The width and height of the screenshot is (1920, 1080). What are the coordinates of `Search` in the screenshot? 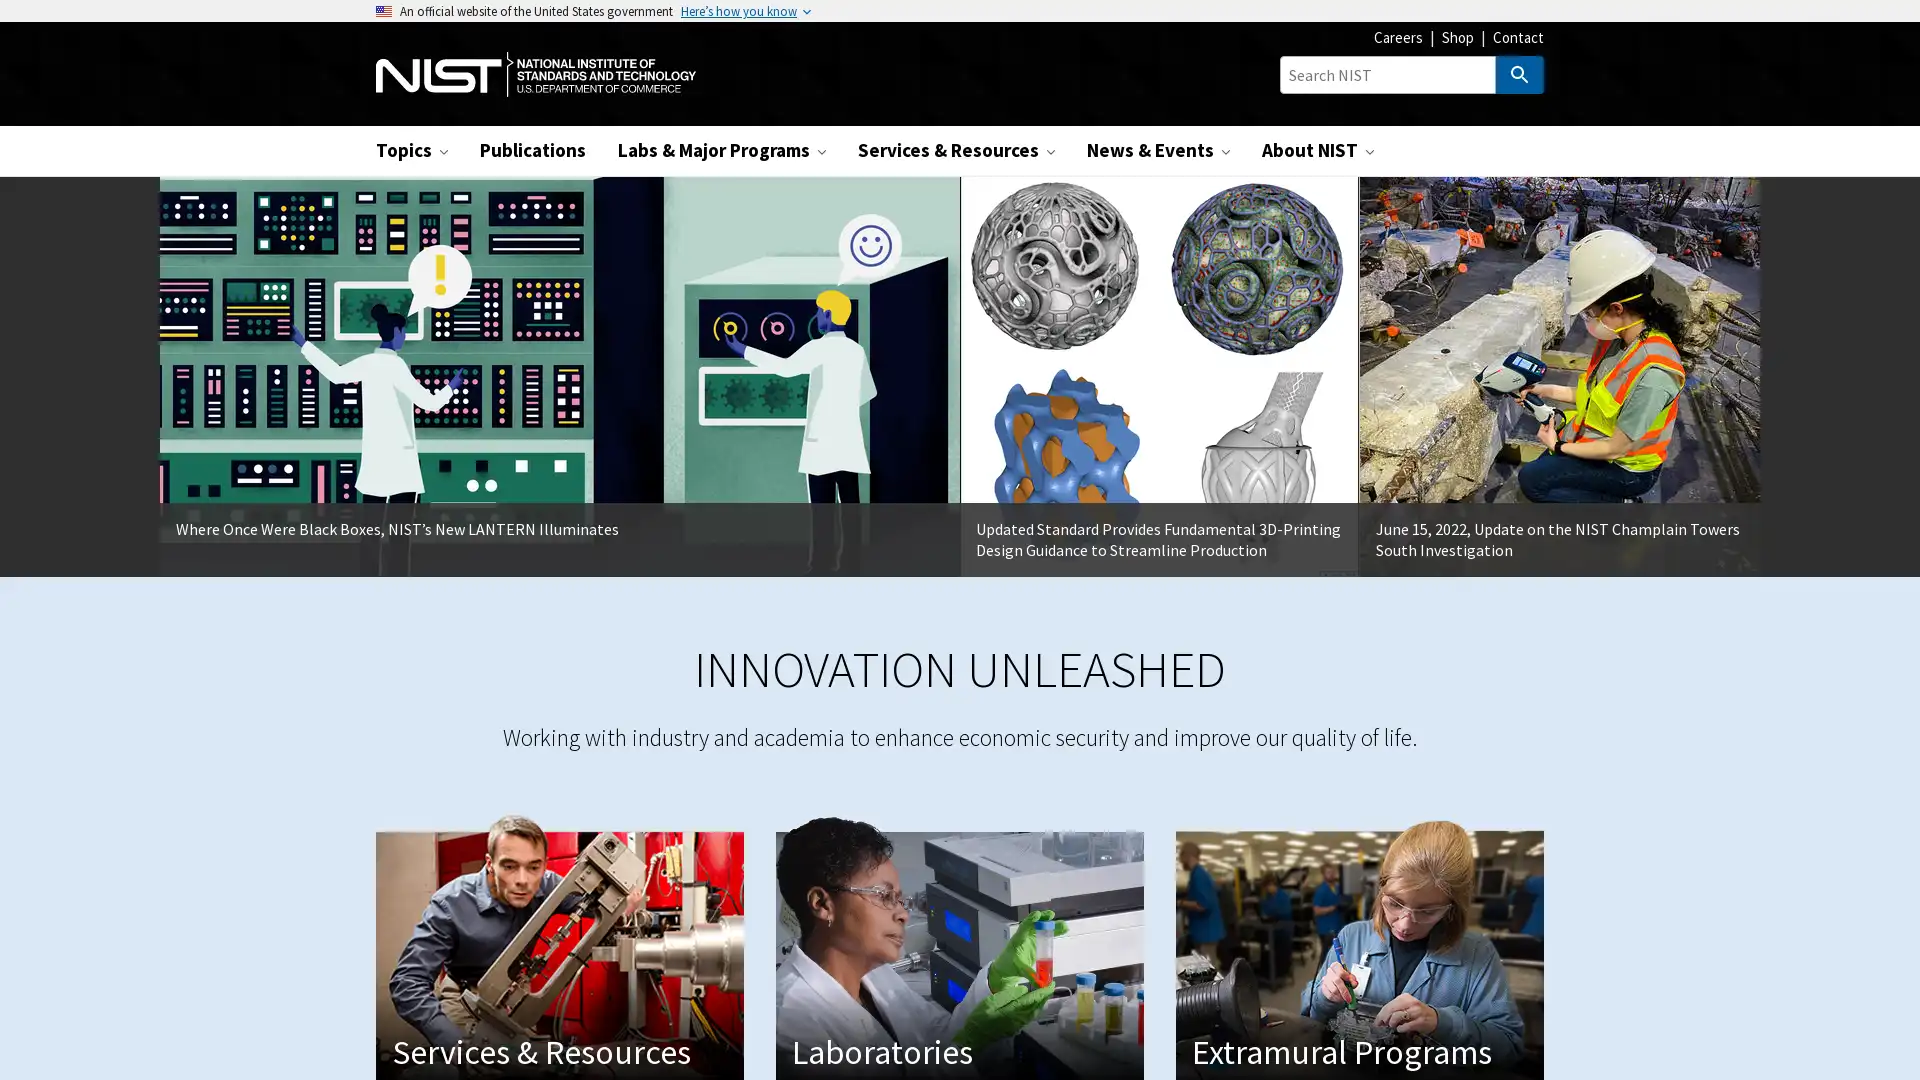 It's located at (1520, 73).